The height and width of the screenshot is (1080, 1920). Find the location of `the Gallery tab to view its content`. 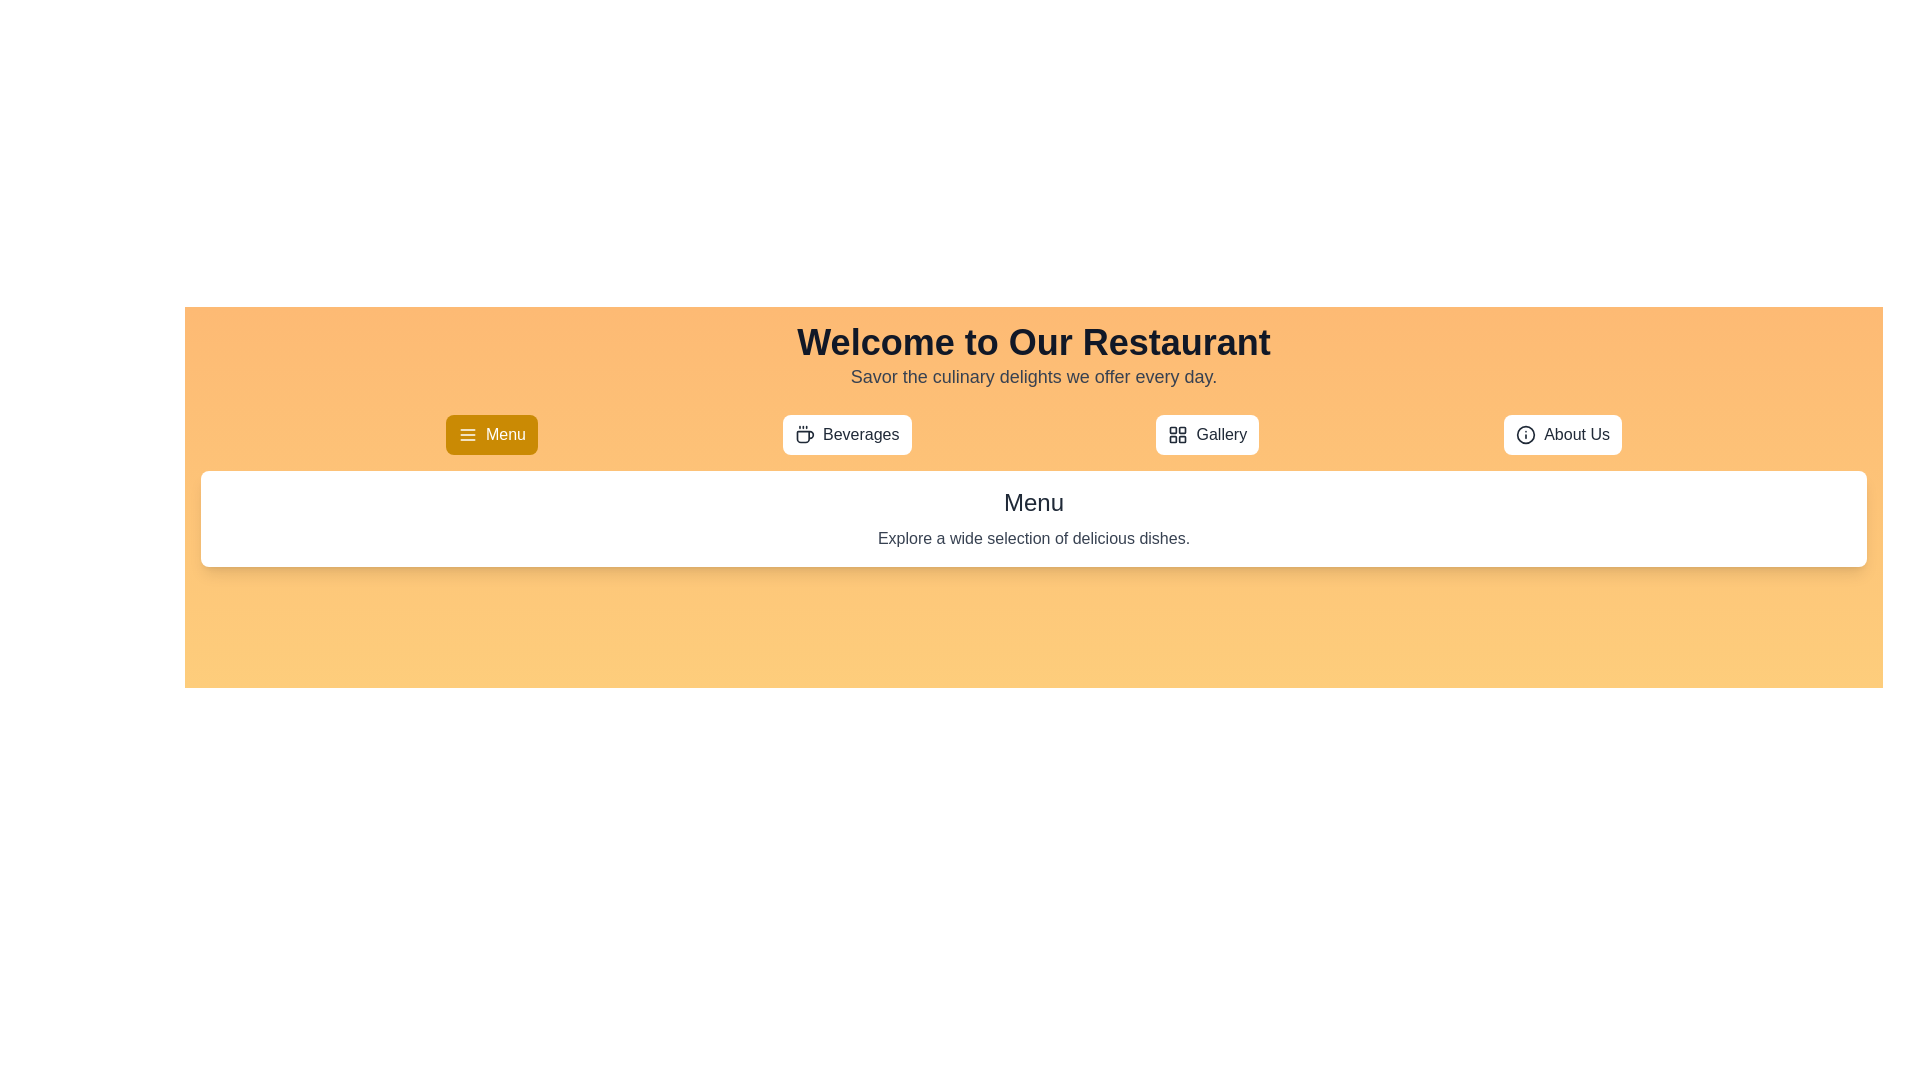

the Gallery tab to view its content is located at coordinates (1206, 434).